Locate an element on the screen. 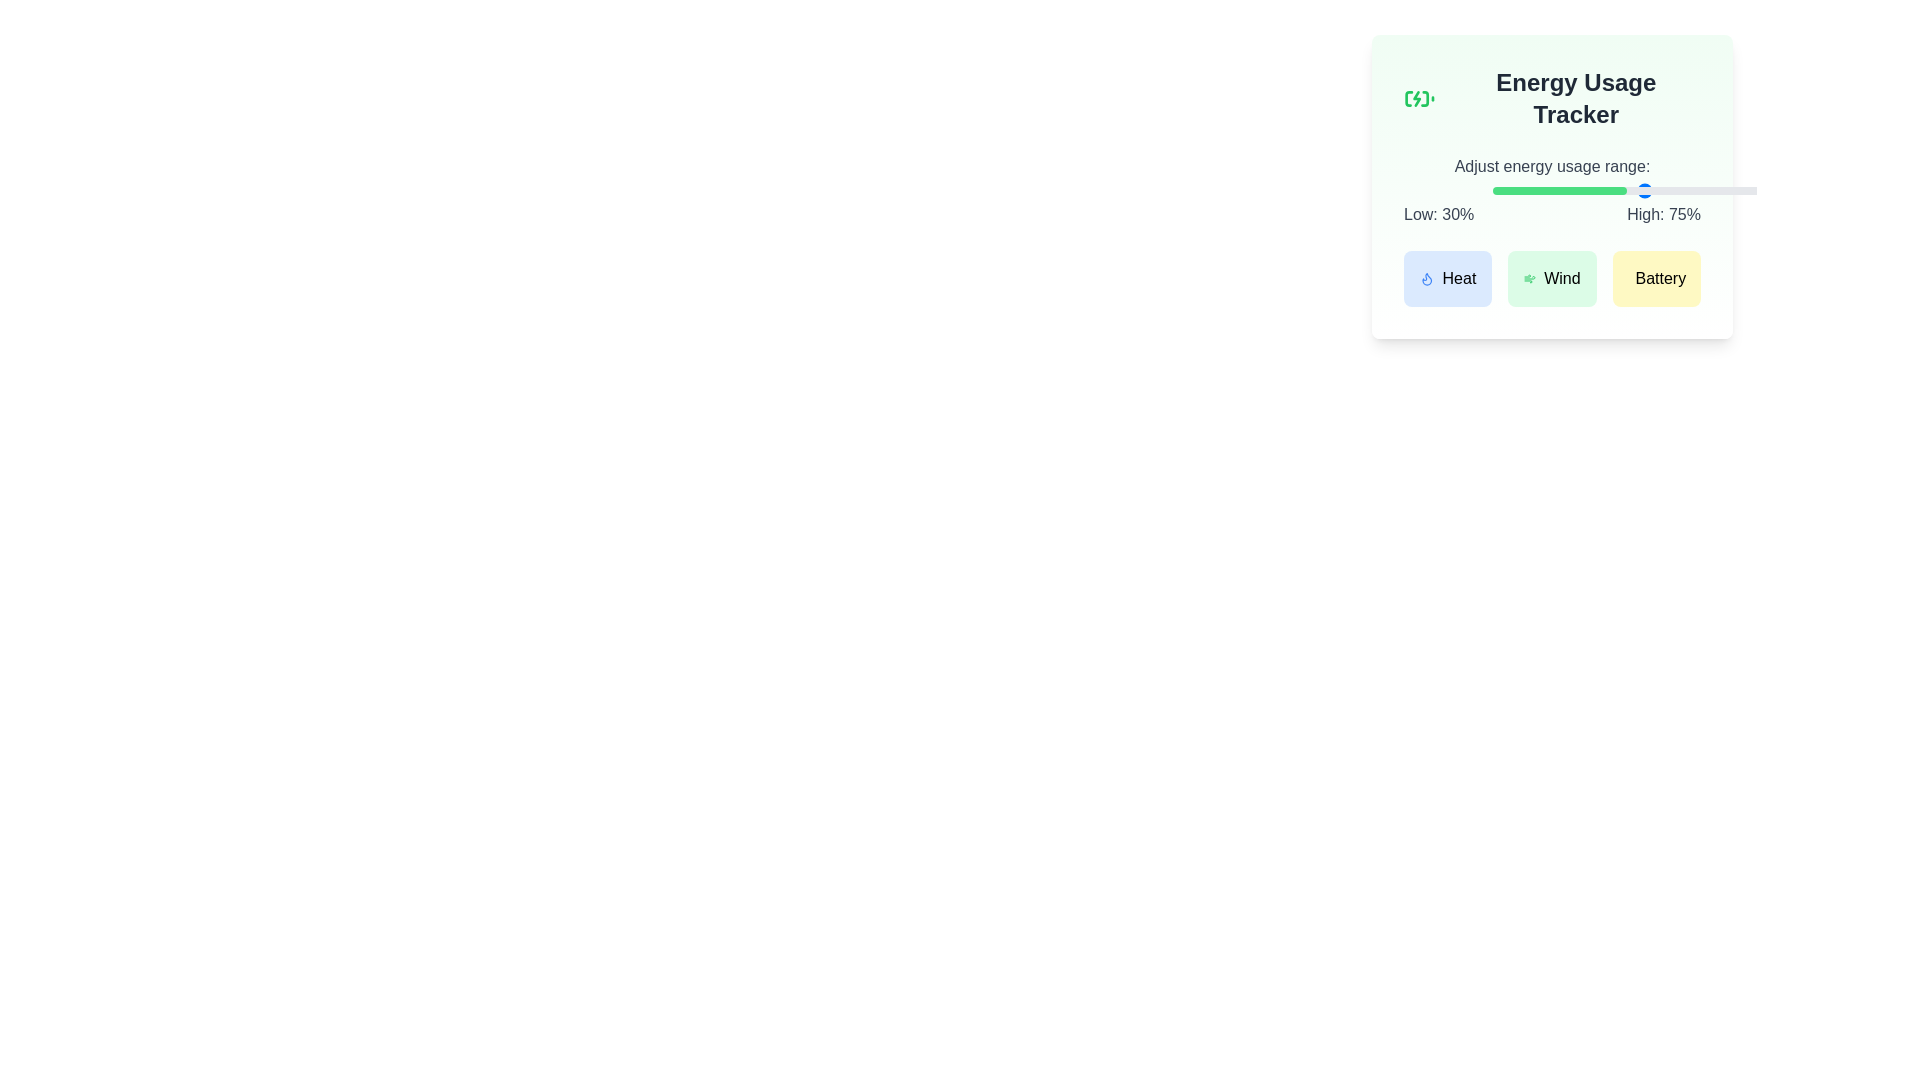 The height and width of the screenshot is (1080, 1920). the 'Battery' button is located at coordinates (1660, 278).